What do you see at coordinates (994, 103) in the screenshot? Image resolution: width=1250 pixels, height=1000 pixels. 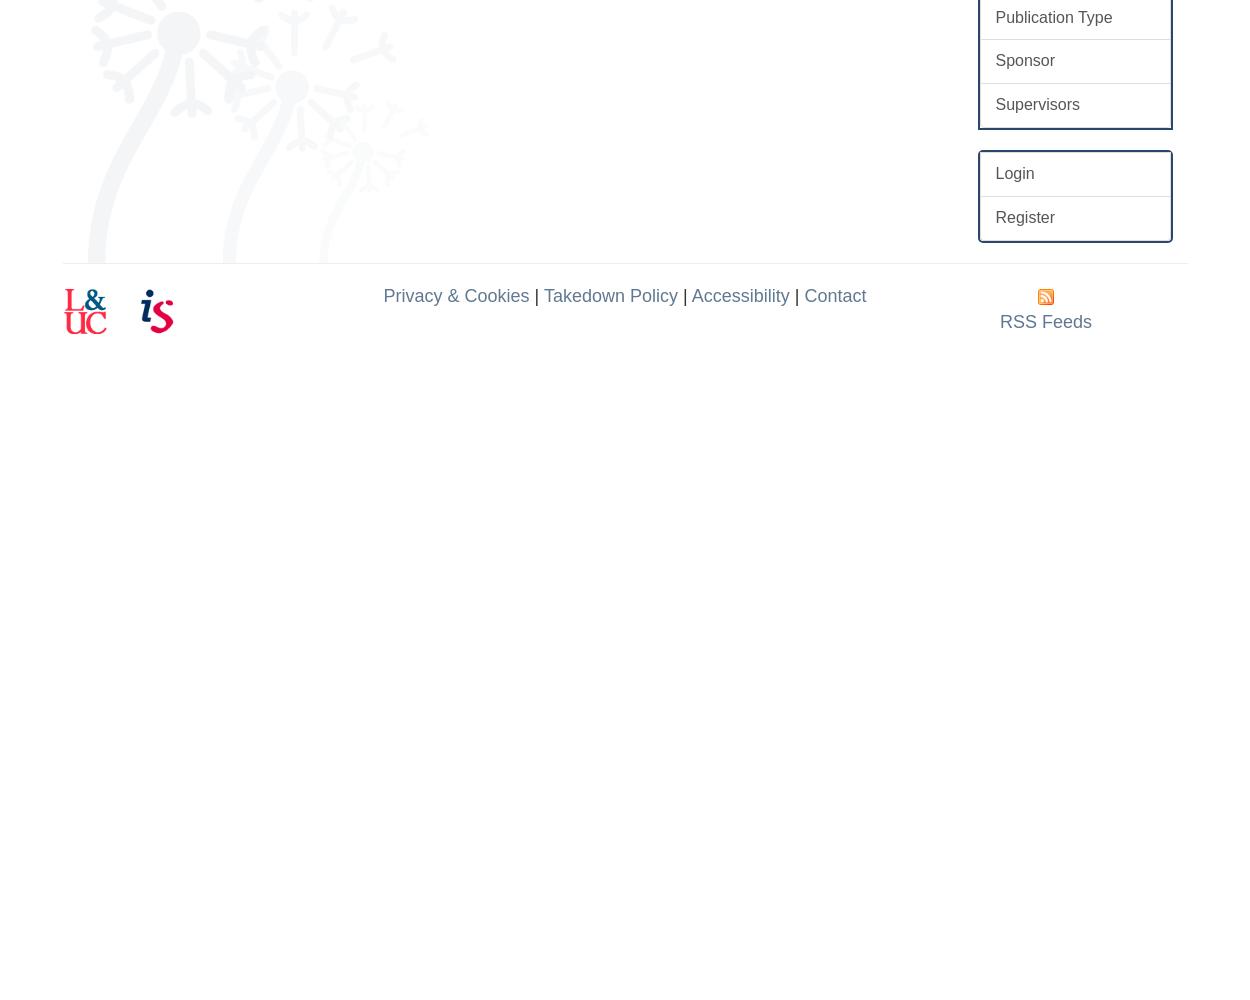 I see `'Supervisors'` at bounding box center [994, 103].